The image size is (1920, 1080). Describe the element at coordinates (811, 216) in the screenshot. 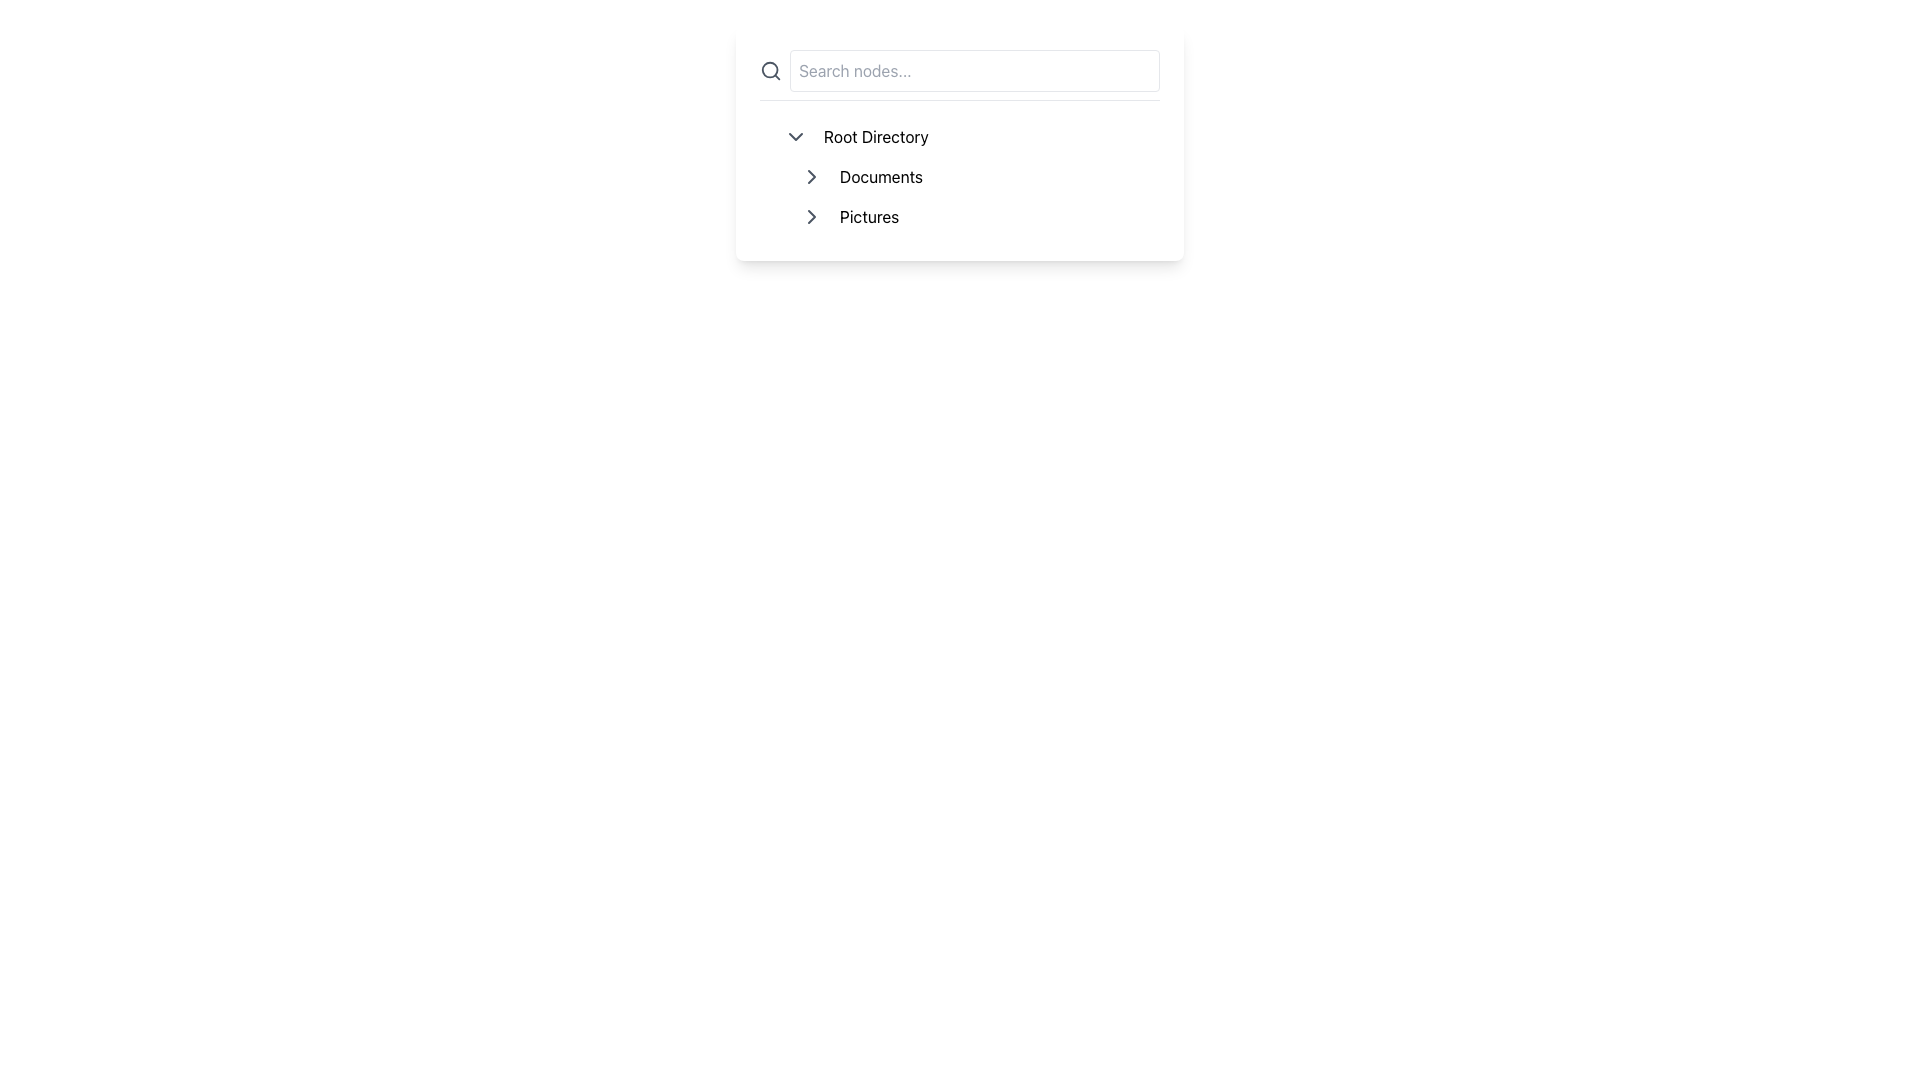

I see `the icon that expands the 'Pictures' directory, located to the left of the 'Pictures' text in a directory-like structure` at that location.